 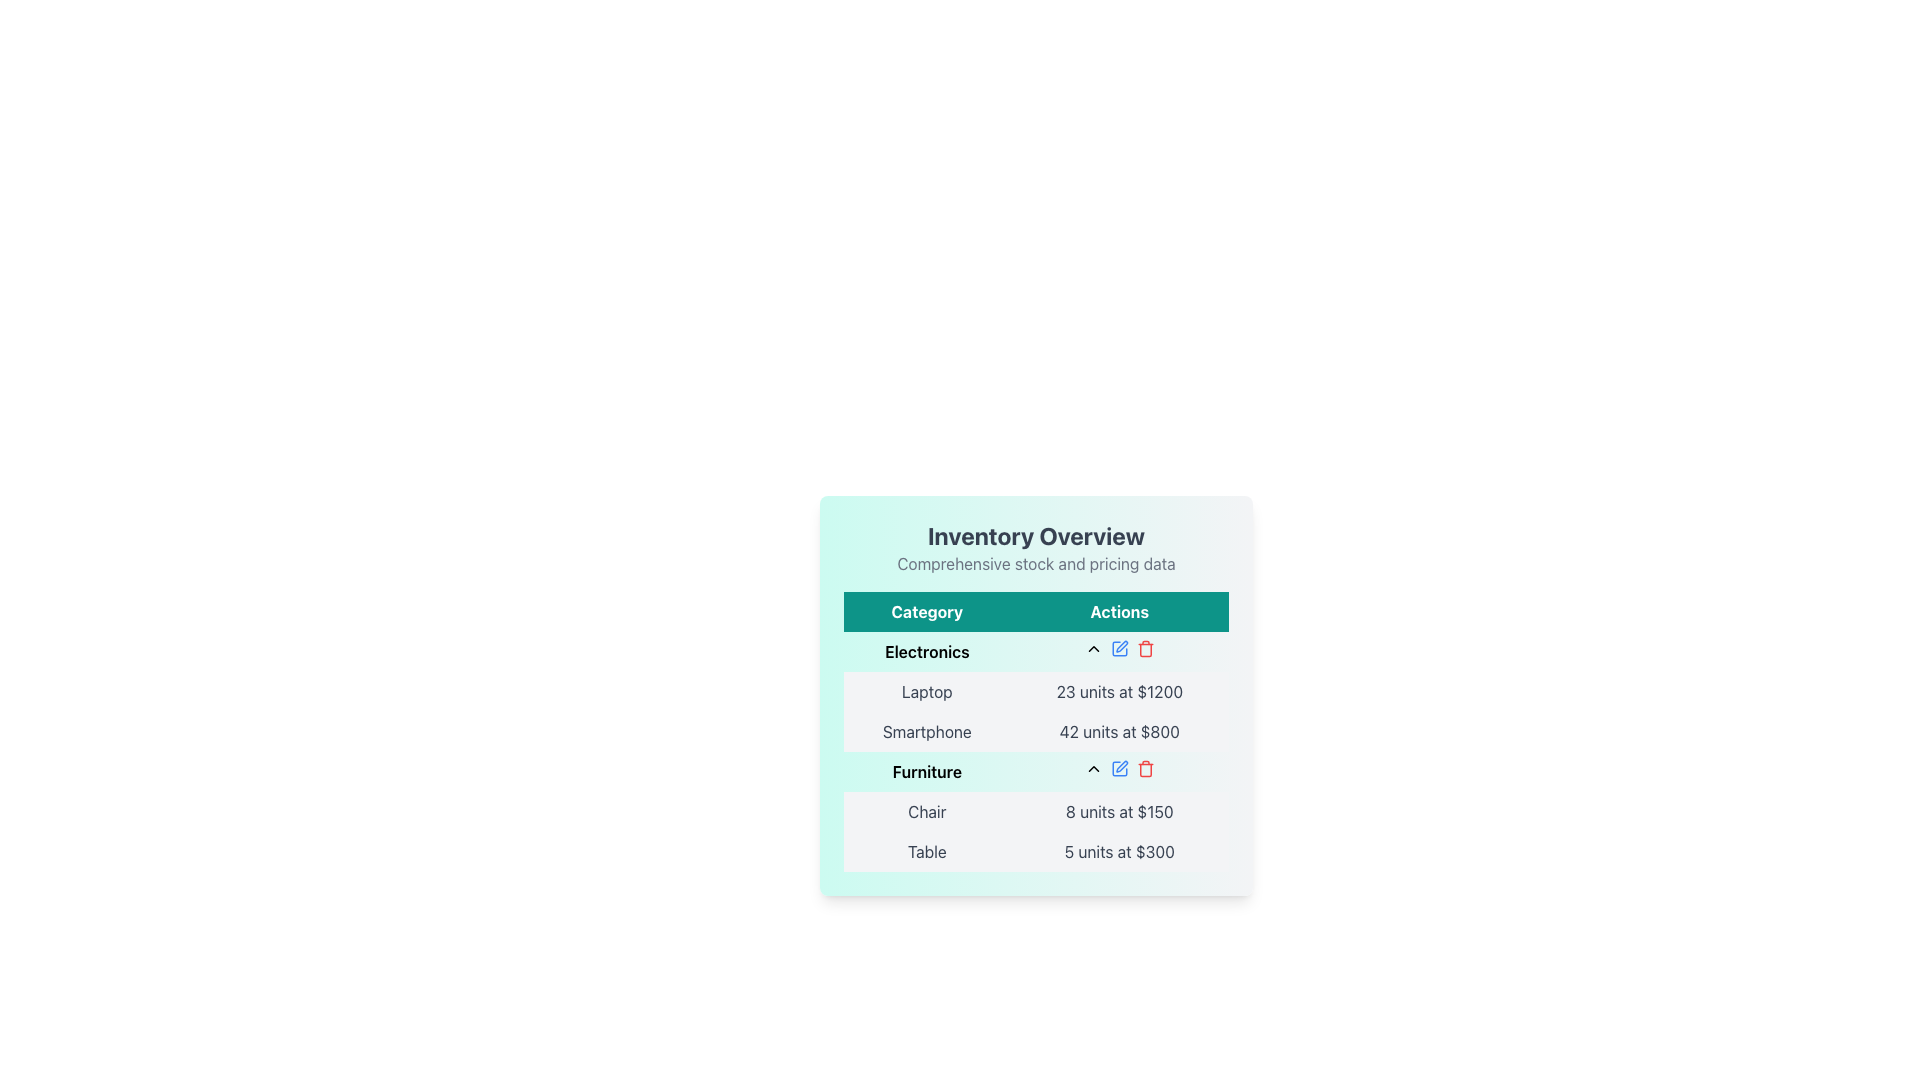 I want to click on the Text-based informational header displaying 'Inventory Overview' and 'Comprehensive stock and pricing data', located at the top-center of the inventory panel, so click(x=1036, y=547).